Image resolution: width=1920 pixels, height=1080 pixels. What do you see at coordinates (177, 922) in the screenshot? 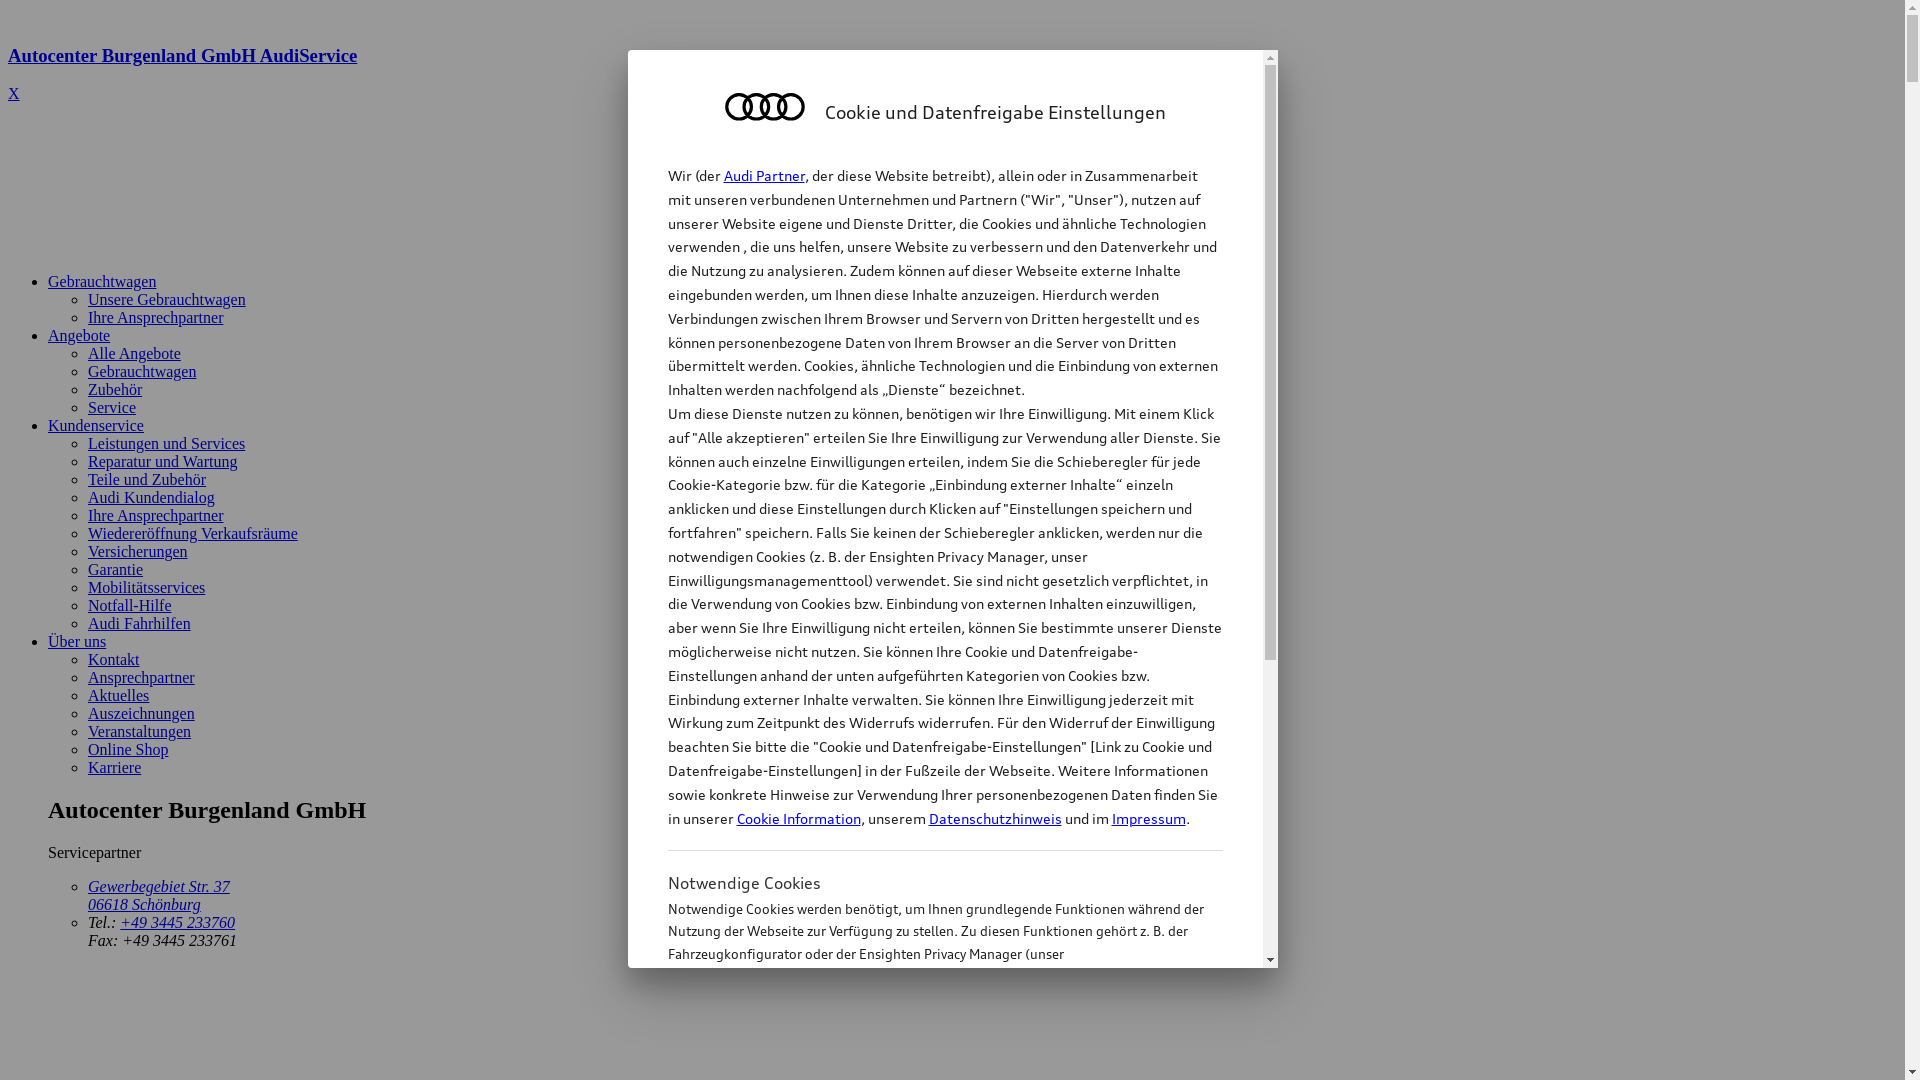
I see `'+49 3445 233760'` at bounding box center [177, 922].